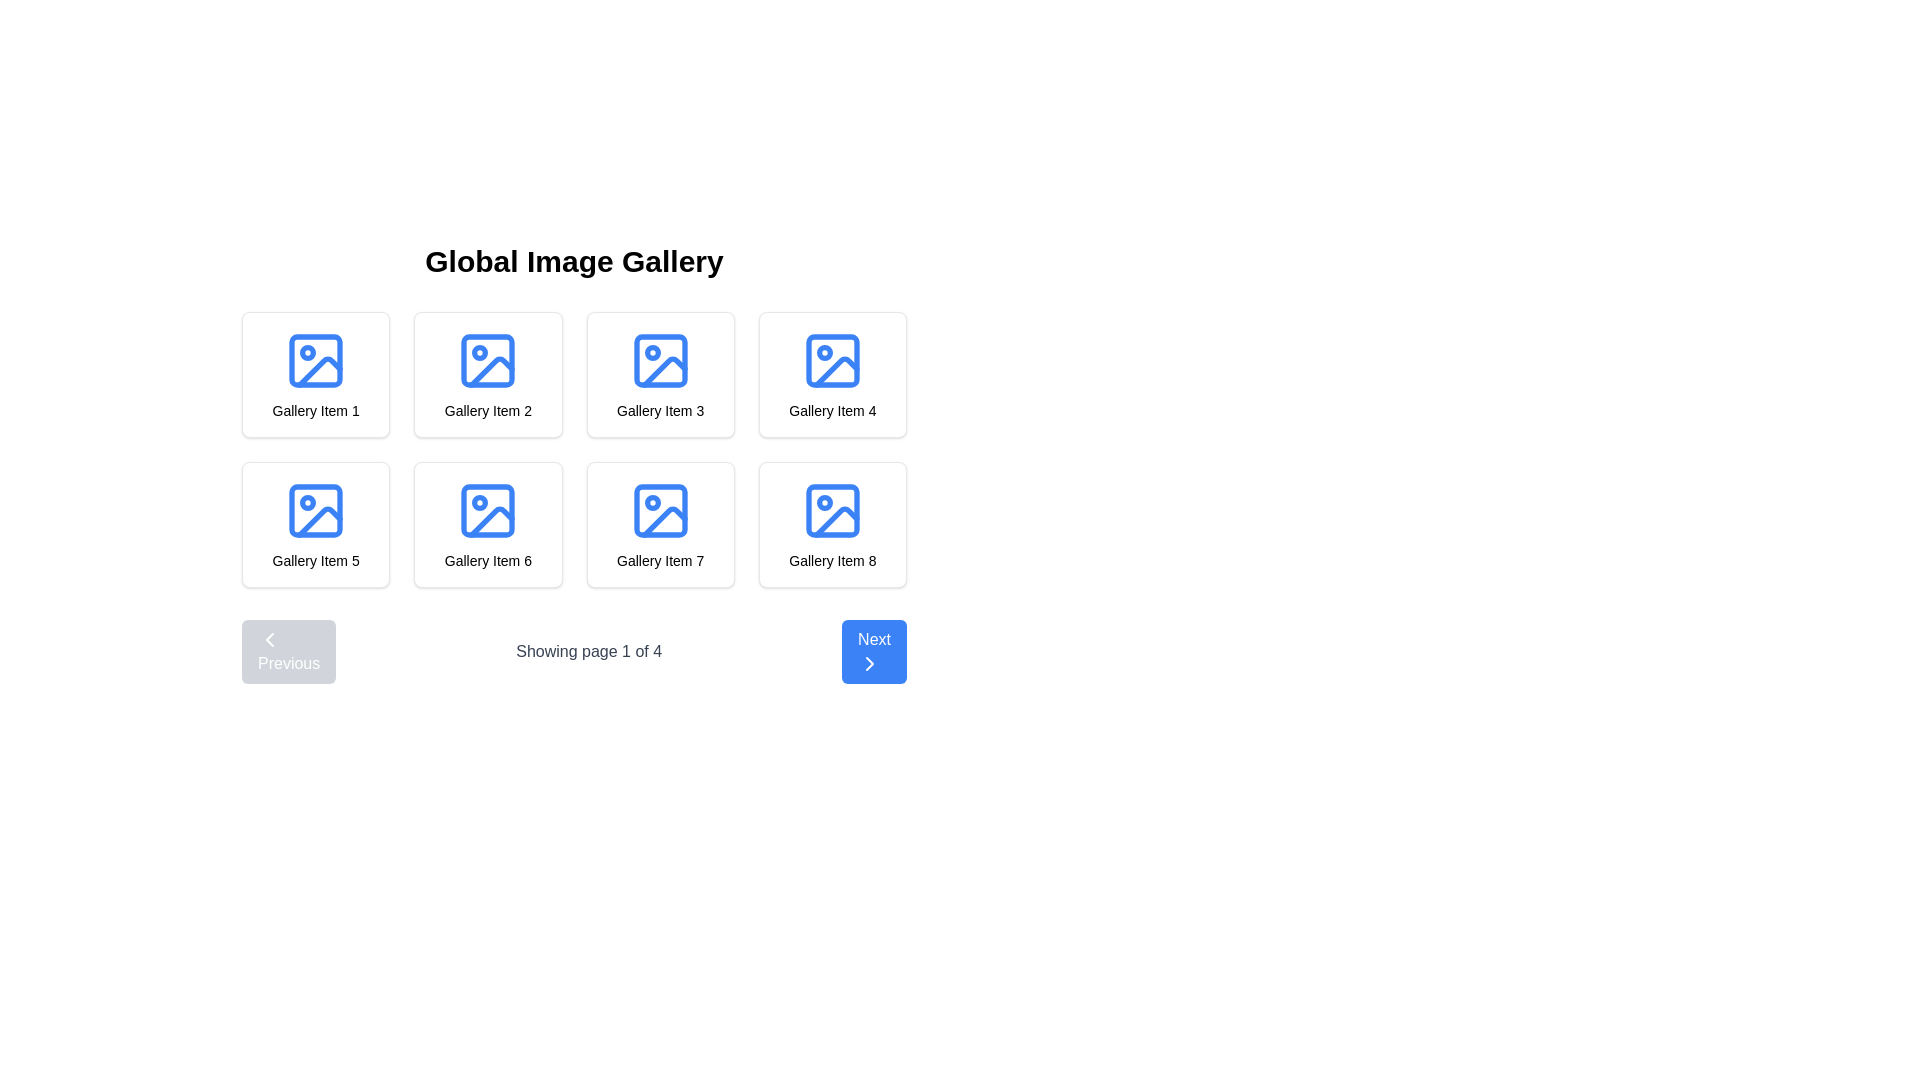  Describe the element at coordinates (832, 560) in the screenshot. I see `the text label displaying 'Gallery Item 8', which is located in the bottom-right corner of the card layout beneath 'Gallery Item 7'` at that location.